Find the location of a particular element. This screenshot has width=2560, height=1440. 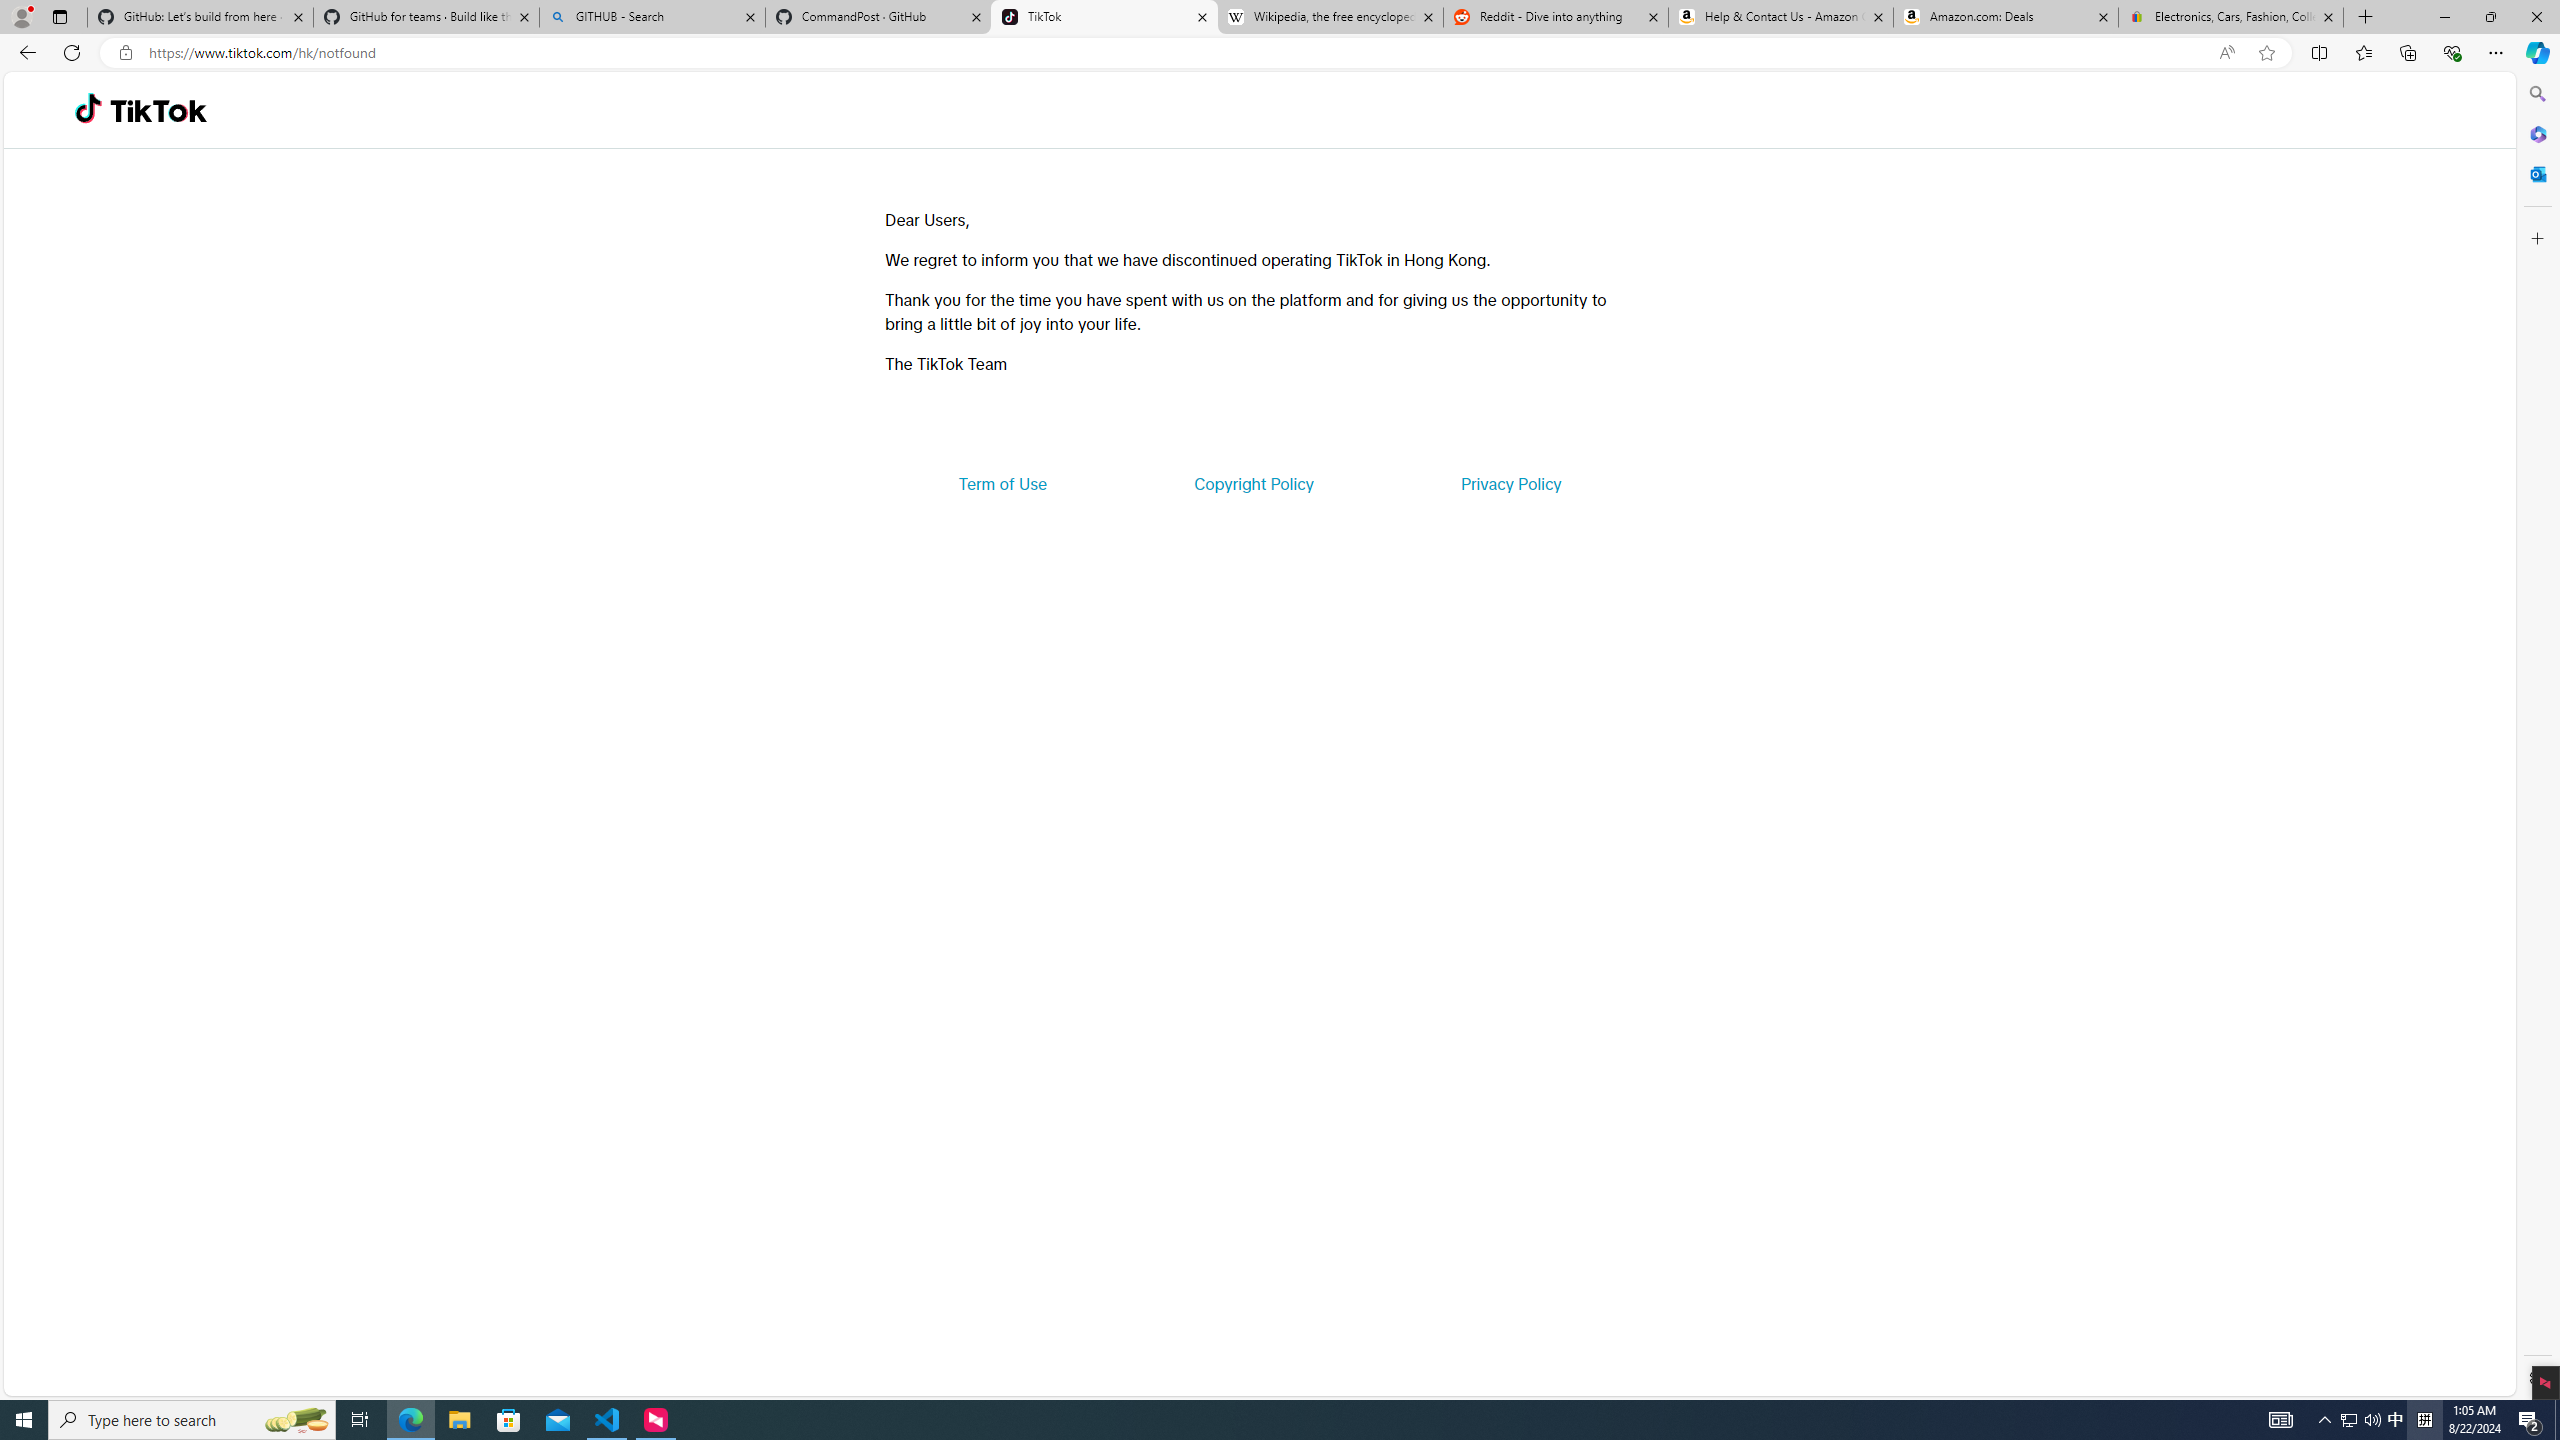

'Copyright Policy' is located at coordinates (1252, 482).